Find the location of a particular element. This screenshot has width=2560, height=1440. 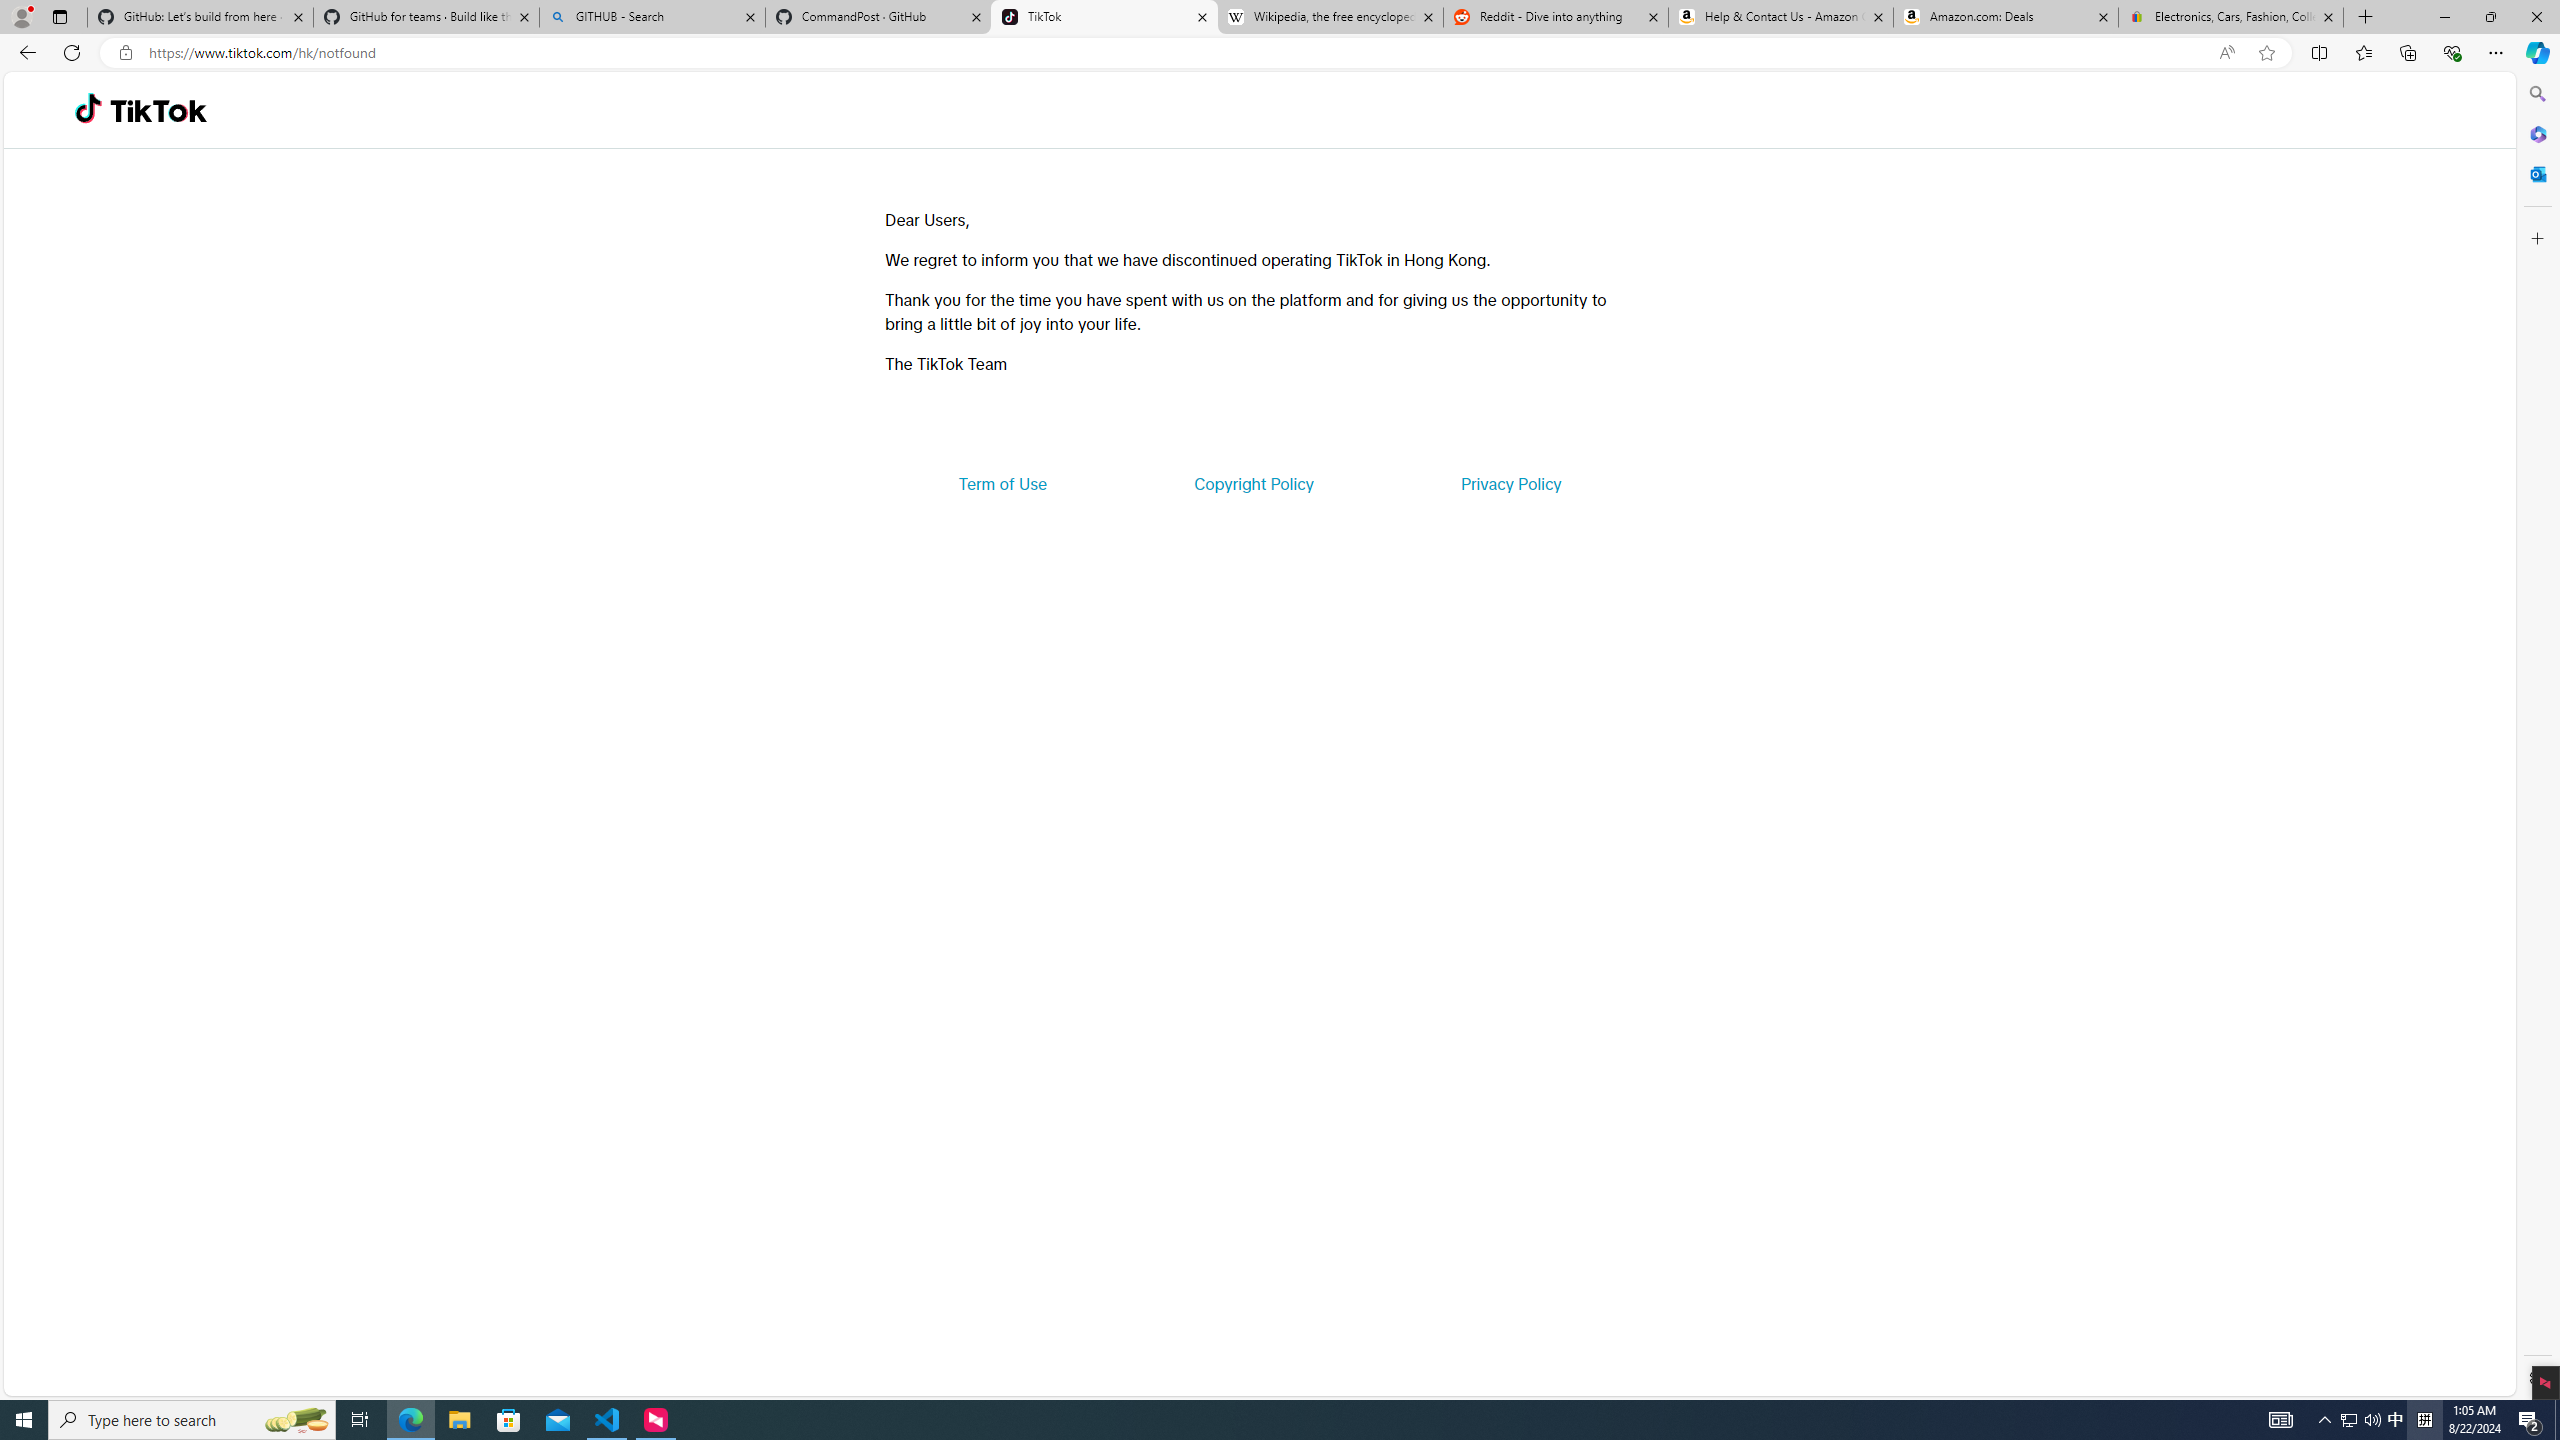

'Copyright Policy' is located at coordinates (1252, 482).